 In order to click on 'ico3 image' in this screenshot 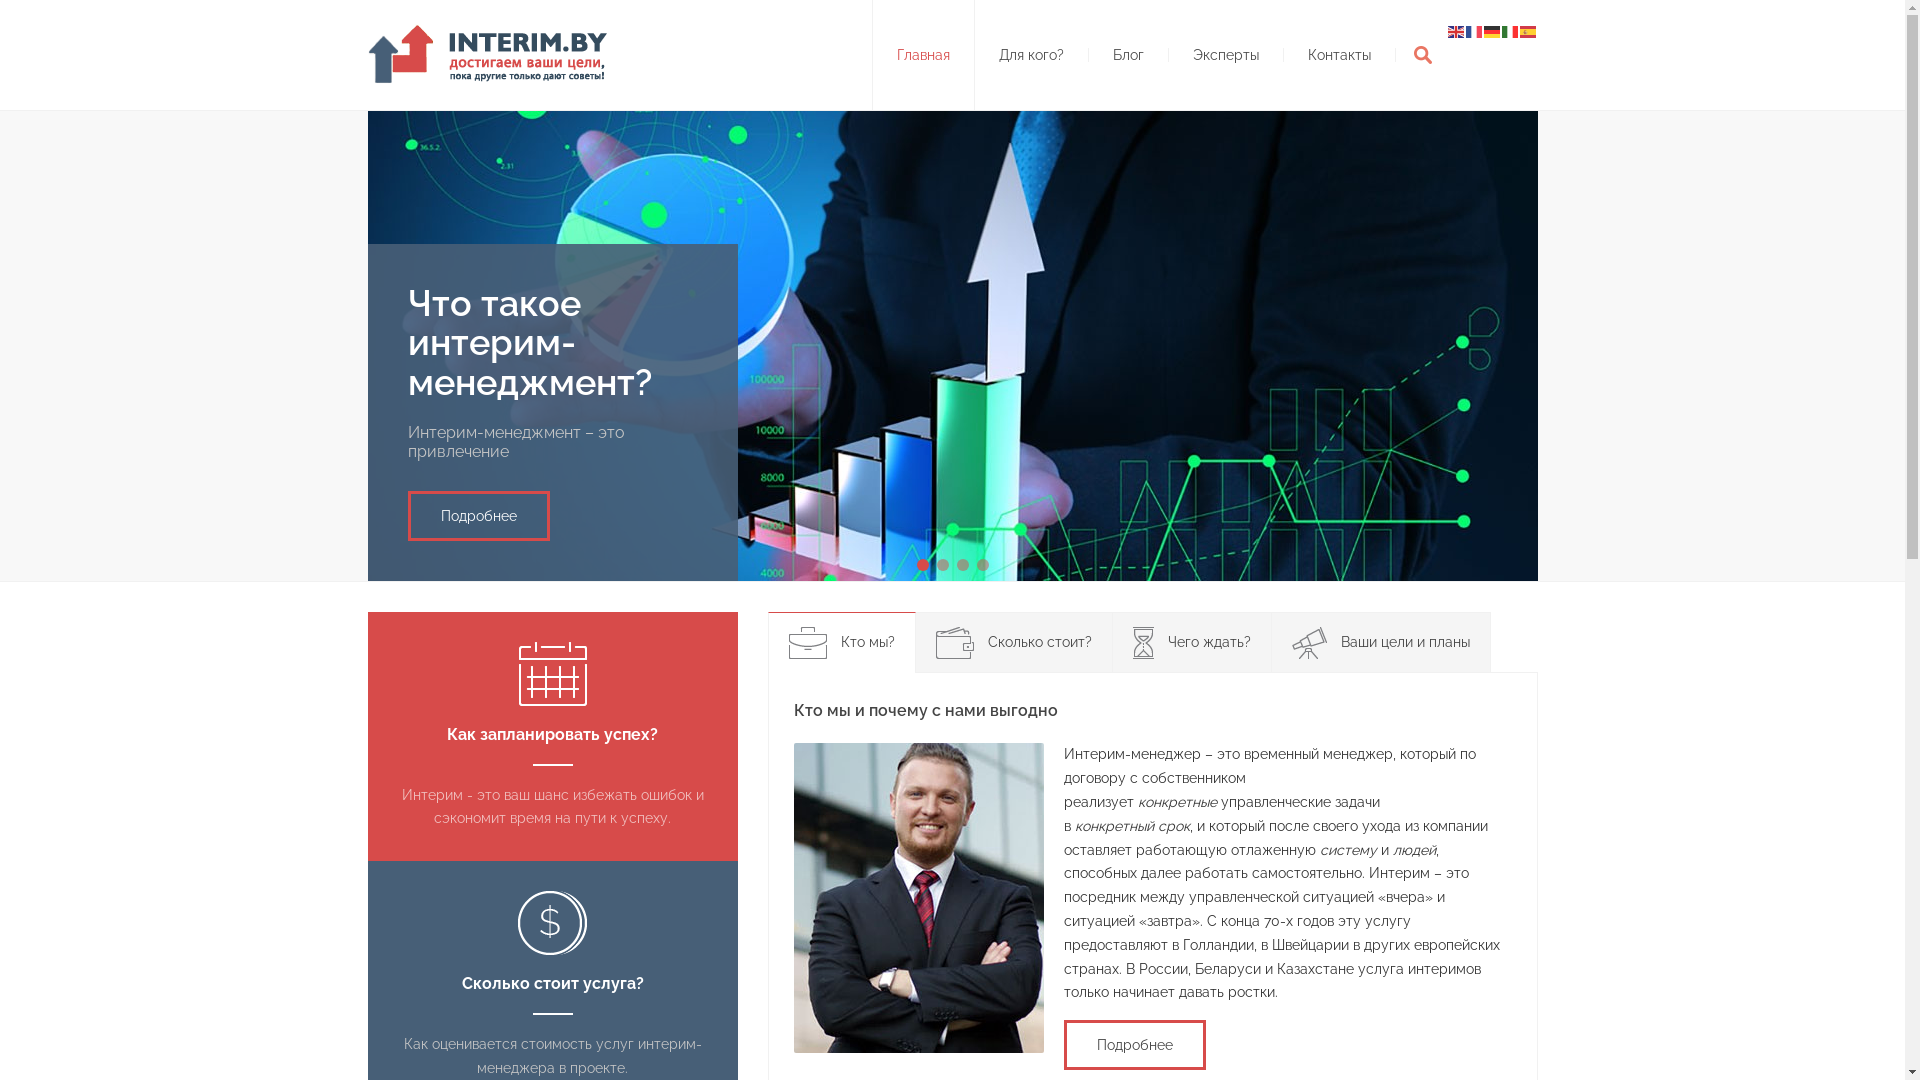, I will do `click(1142, 643)`.